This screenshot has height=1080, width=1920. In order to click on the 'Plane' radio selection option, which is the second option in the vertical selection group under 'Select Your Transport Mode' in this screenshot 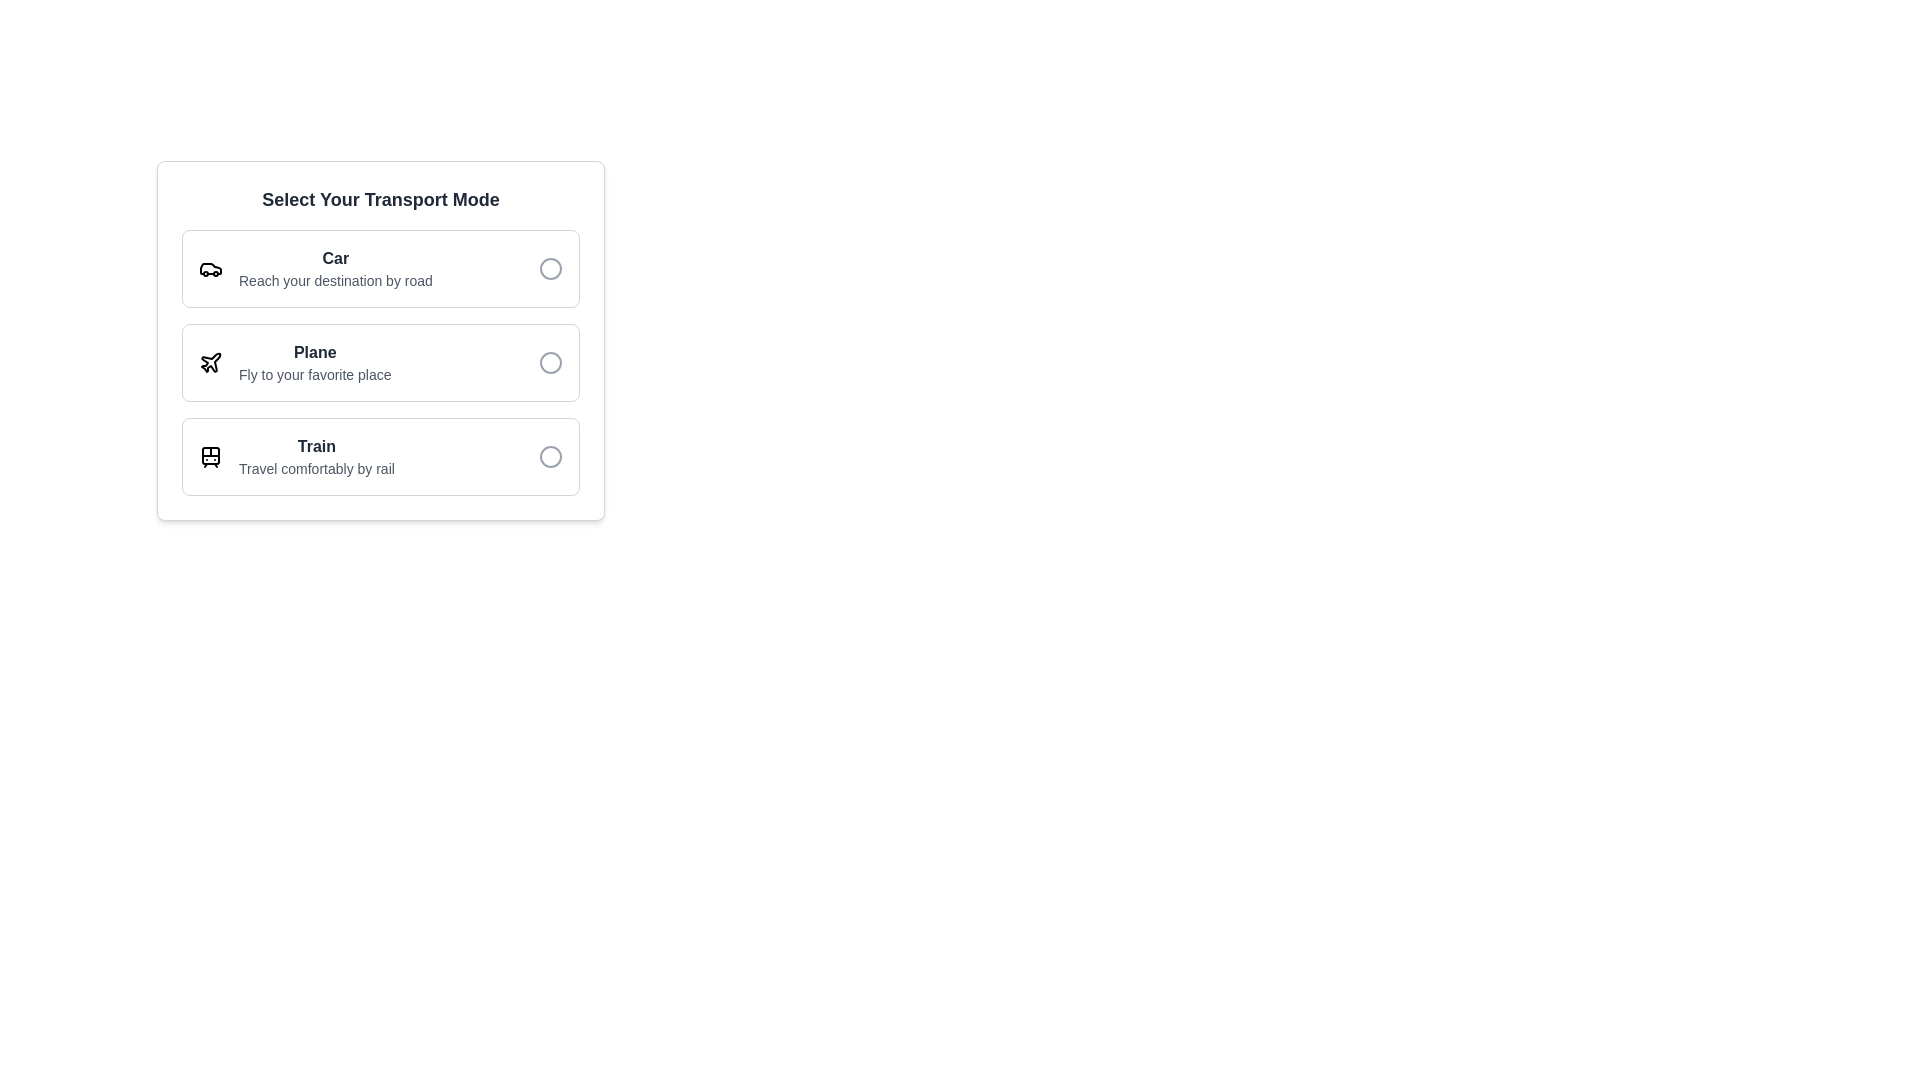, I will do `click(380, 362)`.